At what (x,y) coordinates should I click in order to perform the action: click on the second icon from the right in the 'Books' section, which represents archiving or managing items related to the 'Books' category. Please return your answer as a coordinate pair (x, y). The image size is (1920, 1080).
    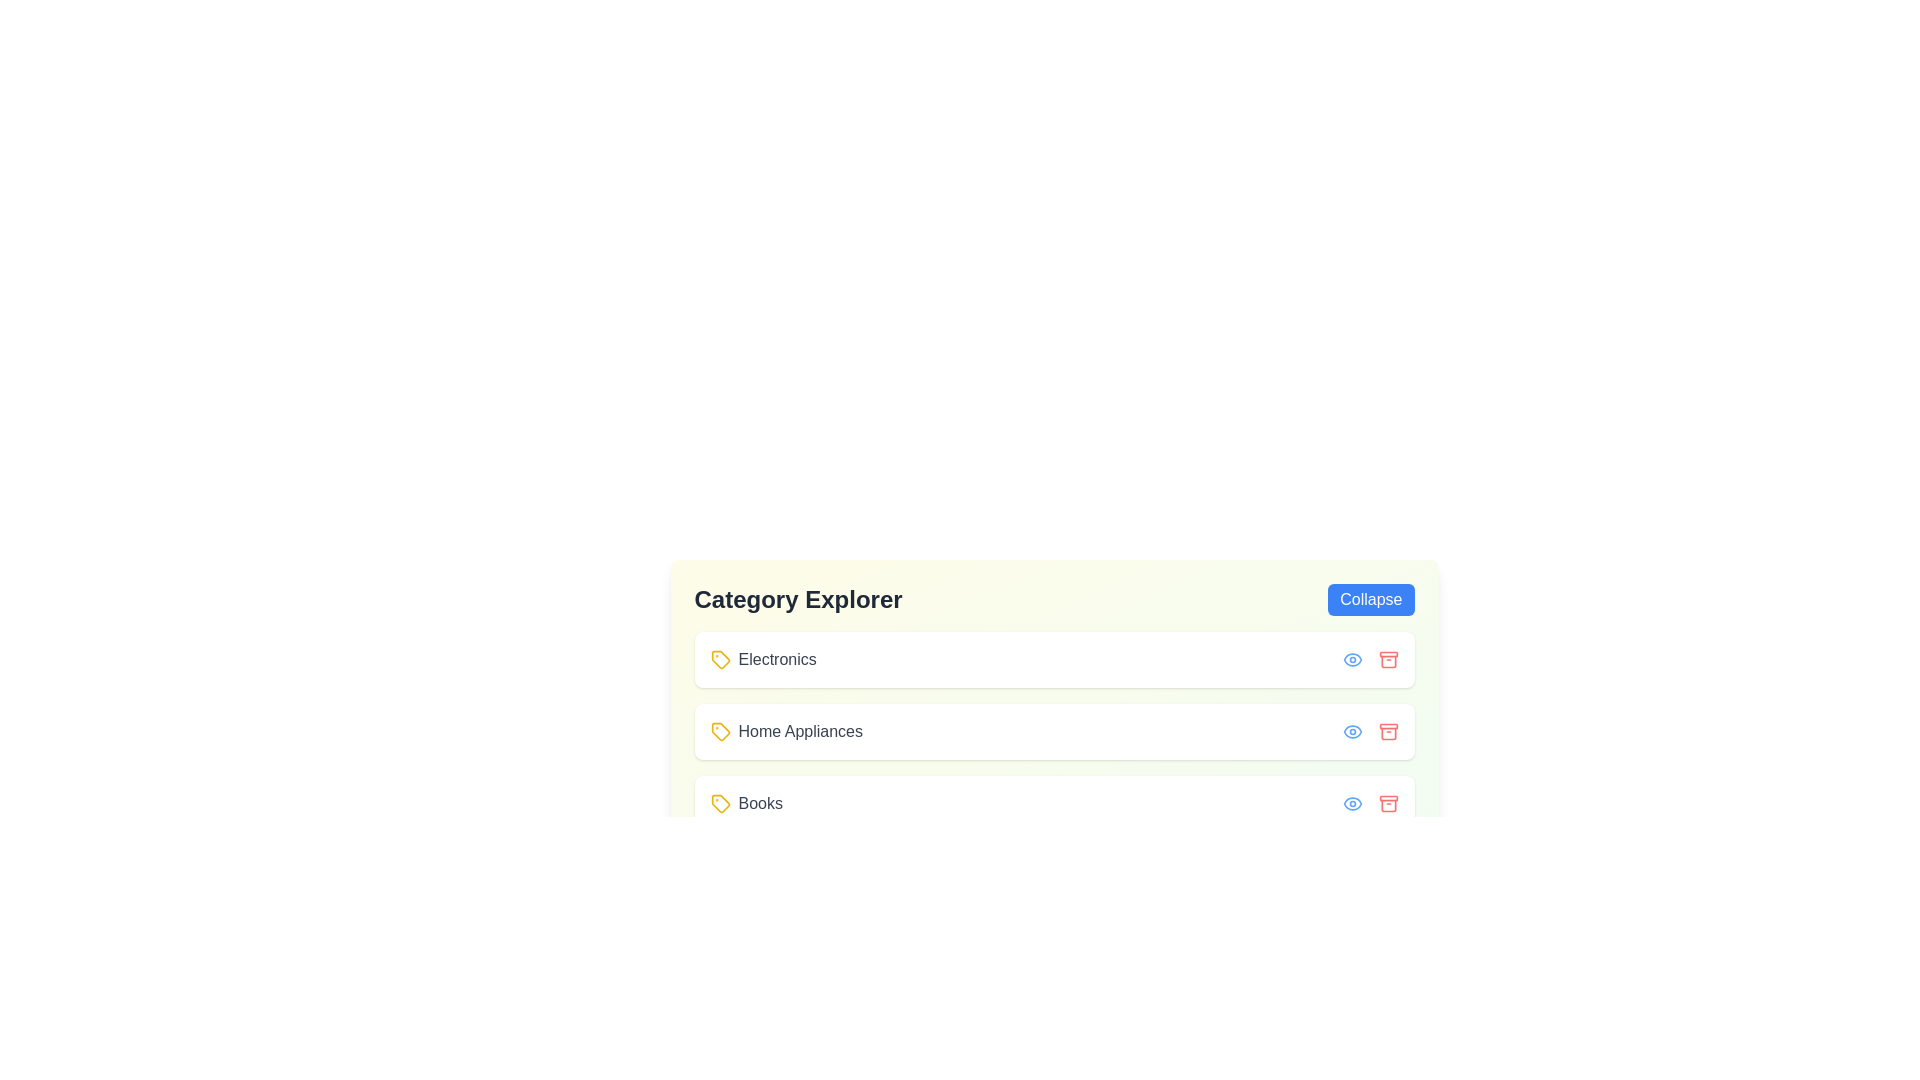
    Looking at the image, I should click on (1387, 802).